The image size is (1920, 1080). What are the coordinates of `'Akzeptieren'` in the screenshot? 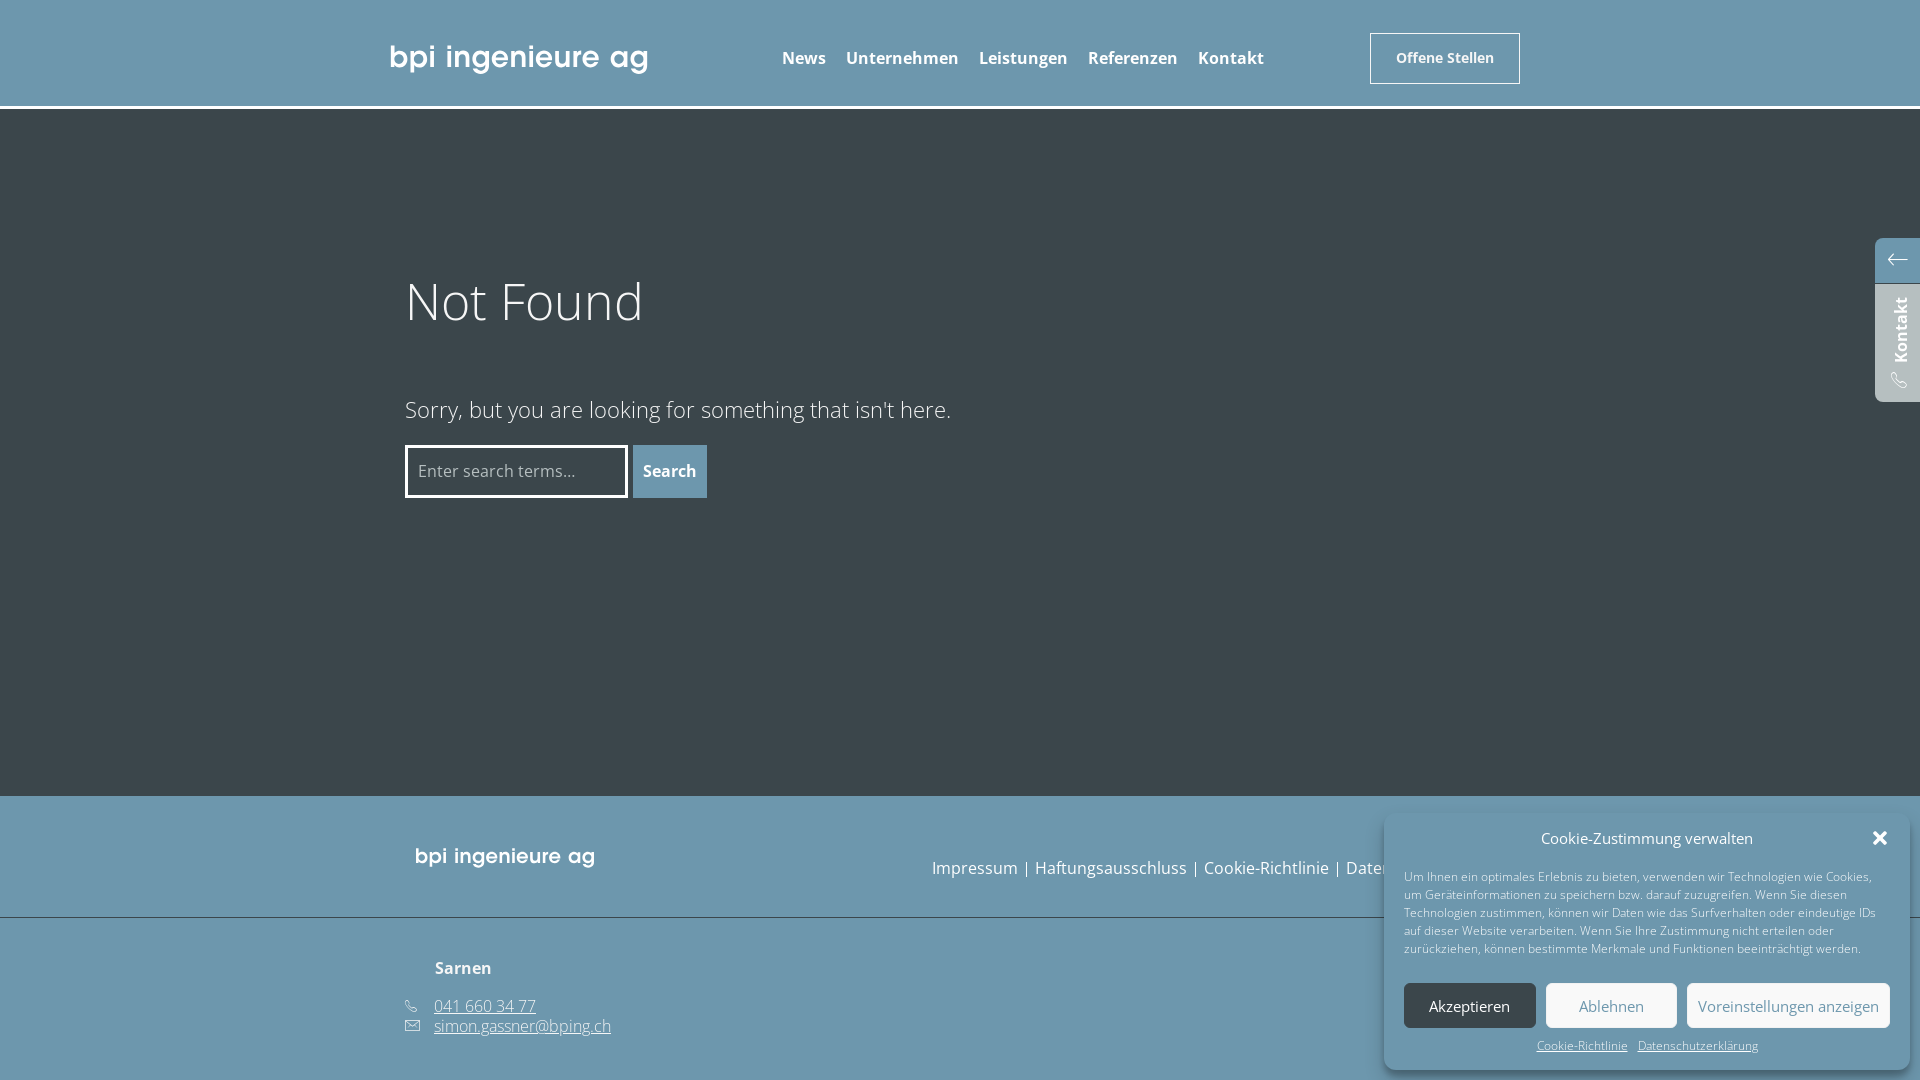 It's located at (1469, 1005).